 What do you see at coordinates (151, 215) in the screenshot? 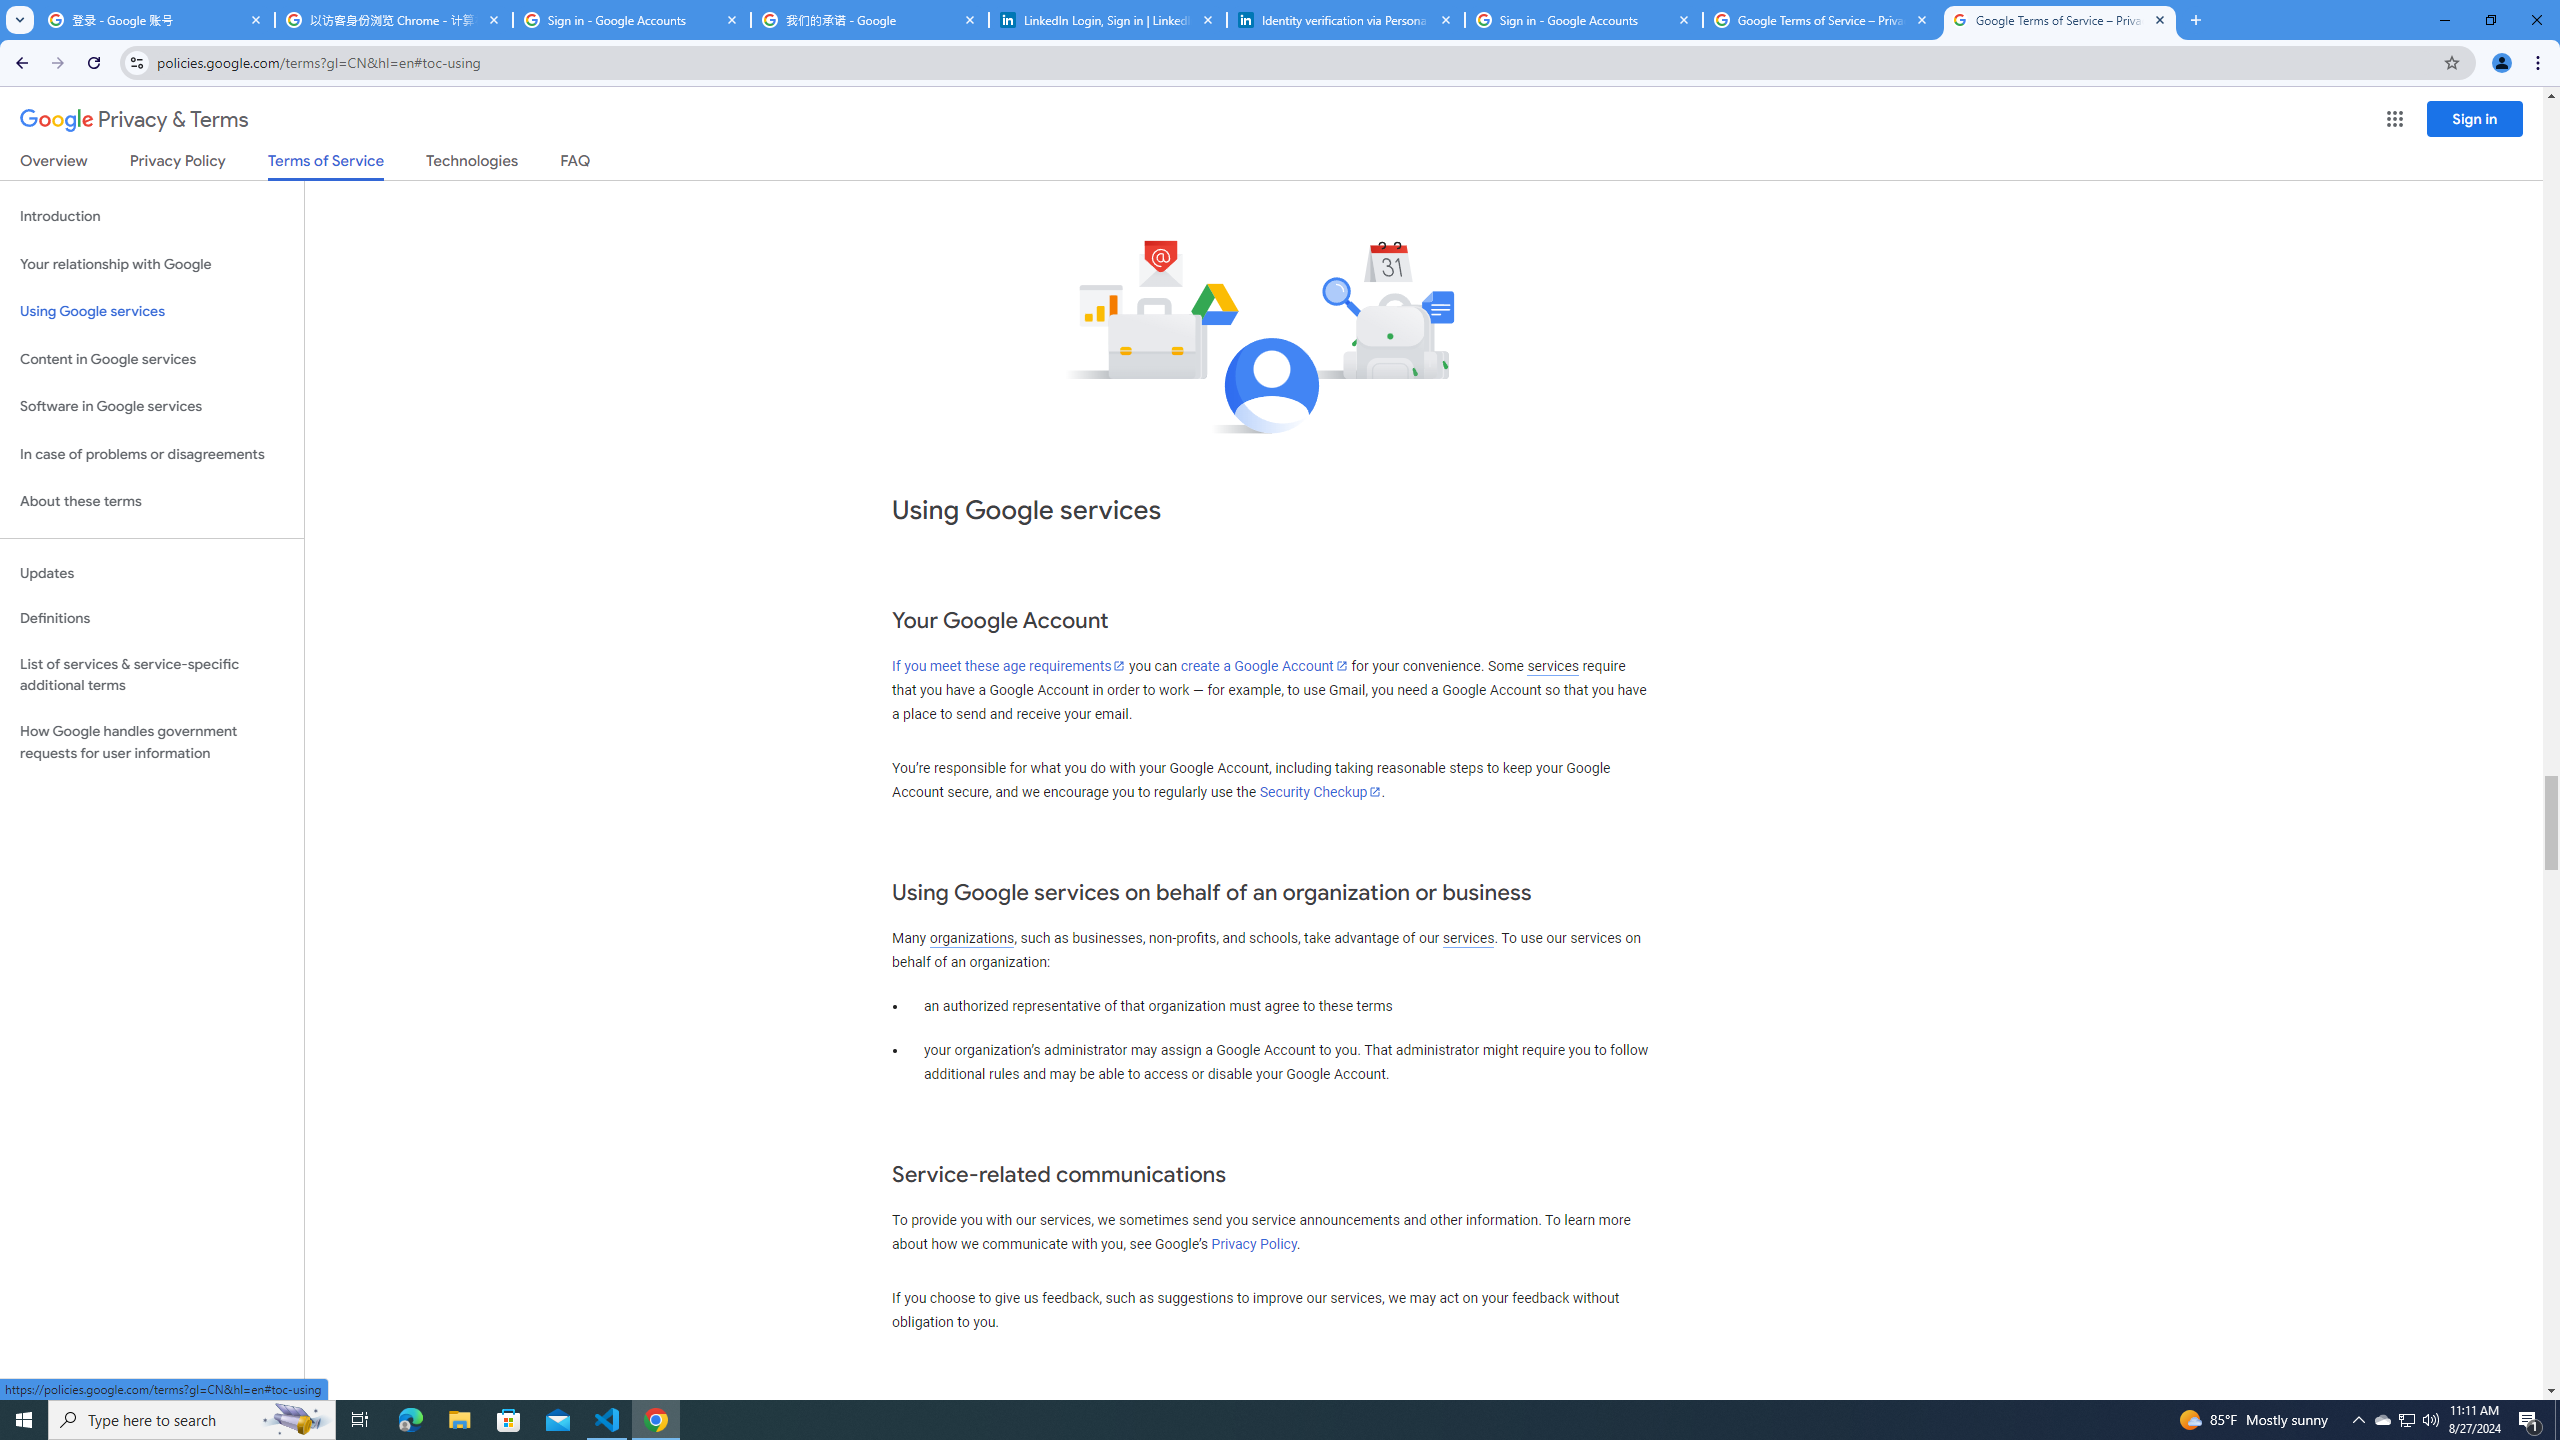
I see `'Introduction'` at bounding box center [151, 215].